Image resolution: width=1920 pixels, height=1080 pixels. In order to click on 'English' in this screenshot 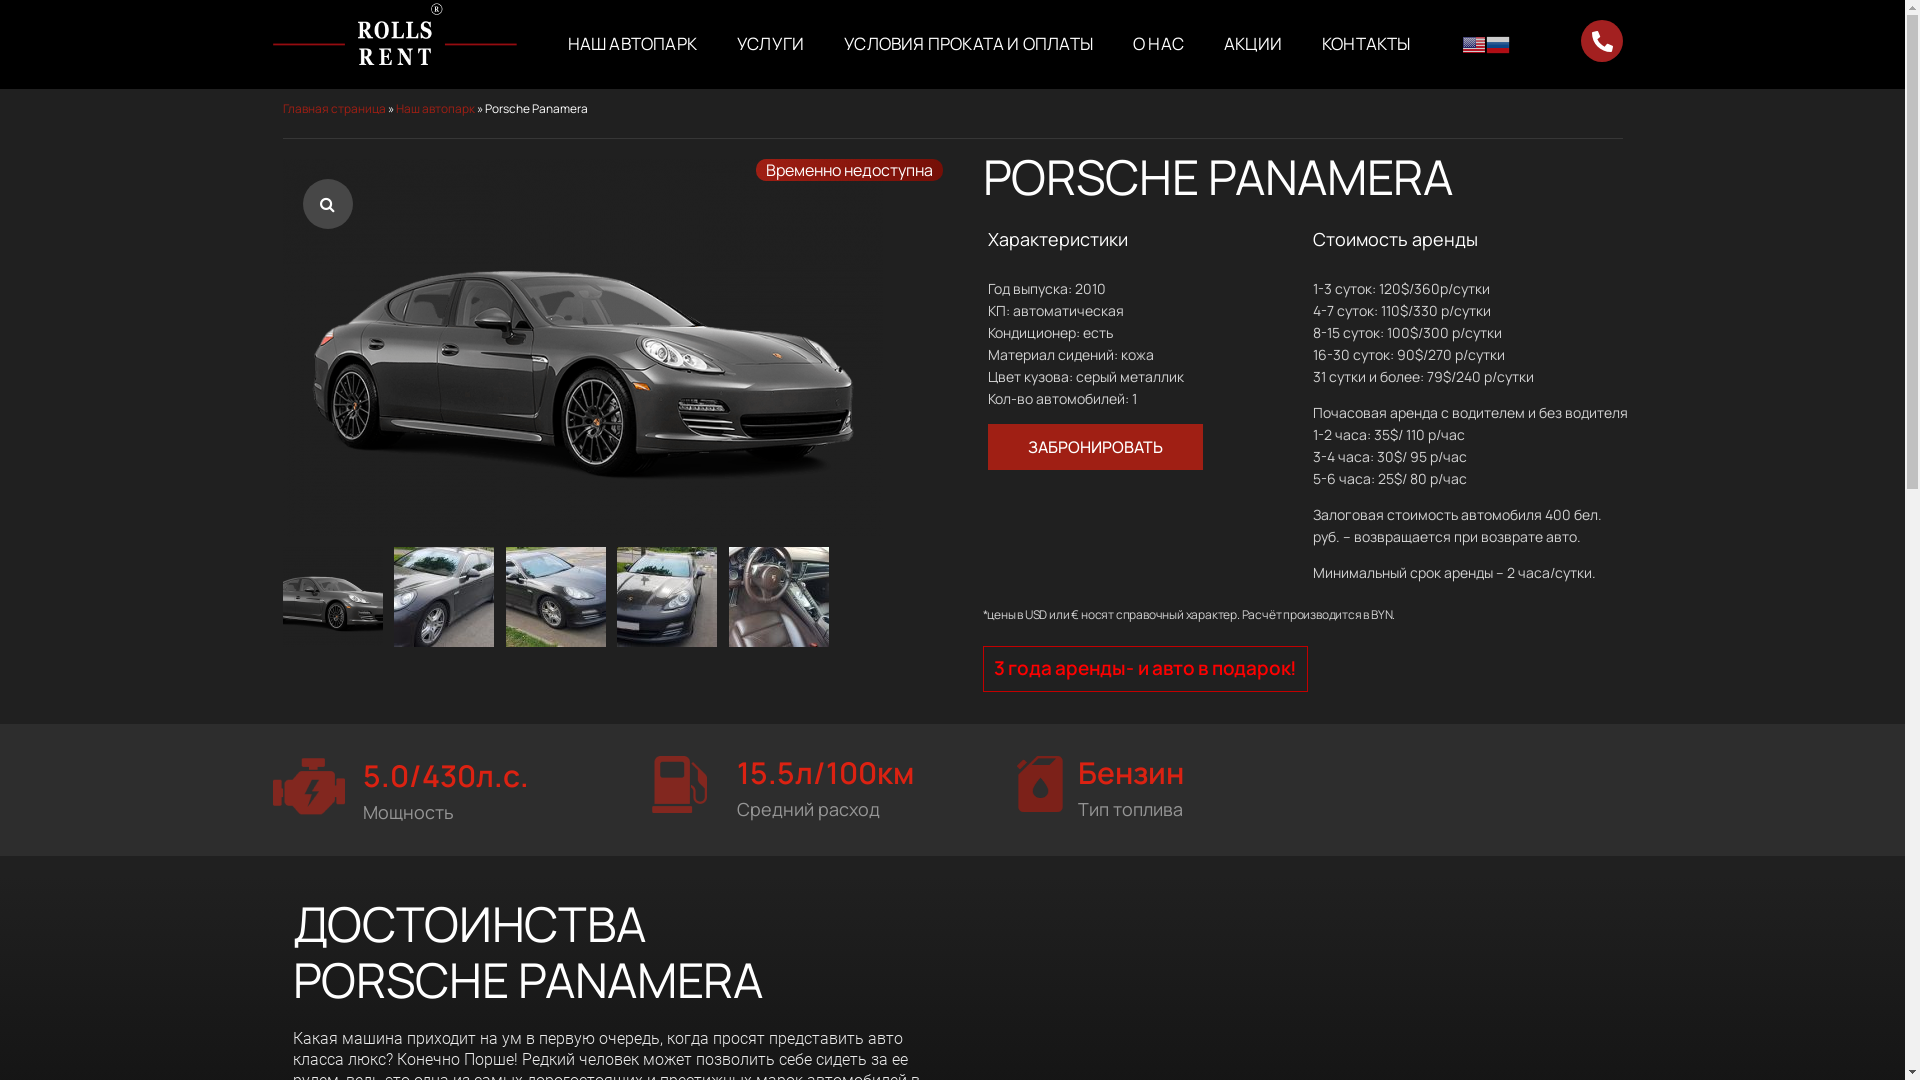, I will do `click(1473, 43)`.